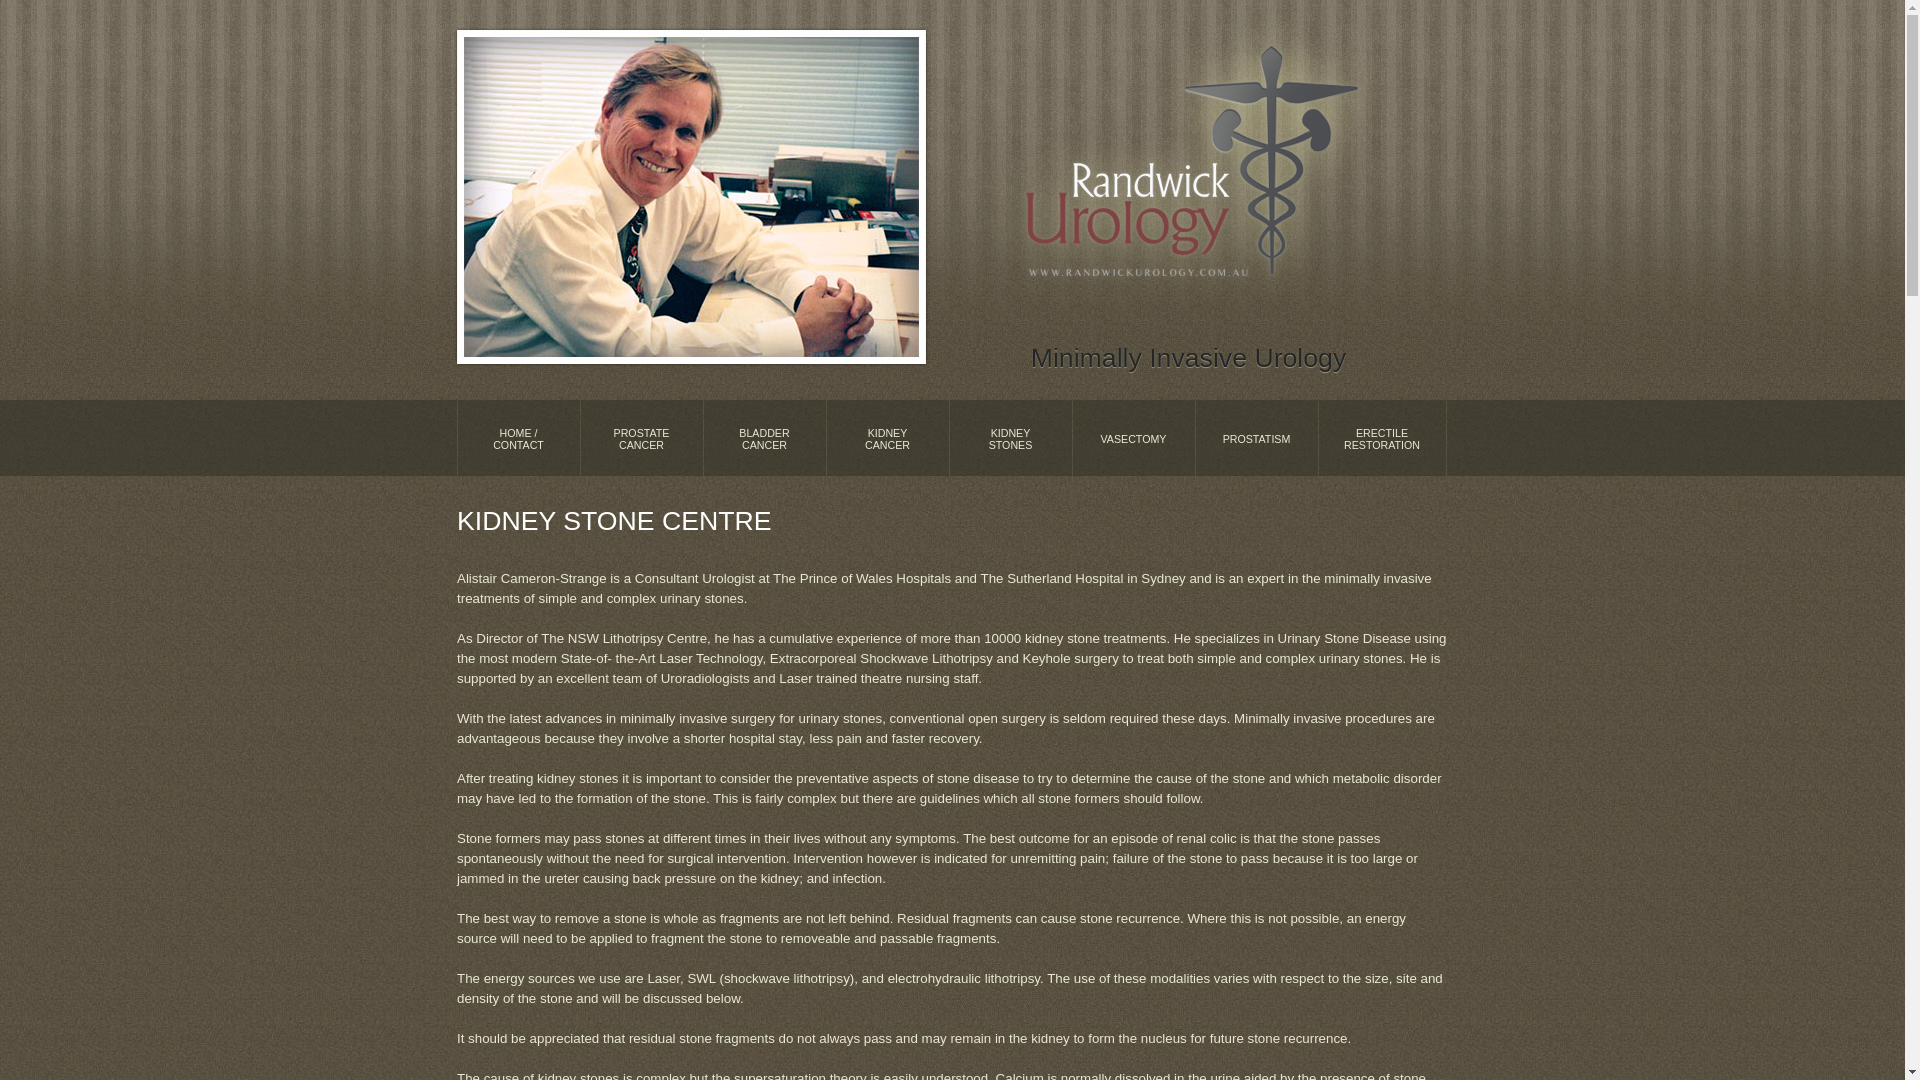 The image size is (1920, 1080). What do you see at coordinates (1133, 437) in the screenshot?
I see `'VASECTOMY'` at bounding box center [1133, 437].